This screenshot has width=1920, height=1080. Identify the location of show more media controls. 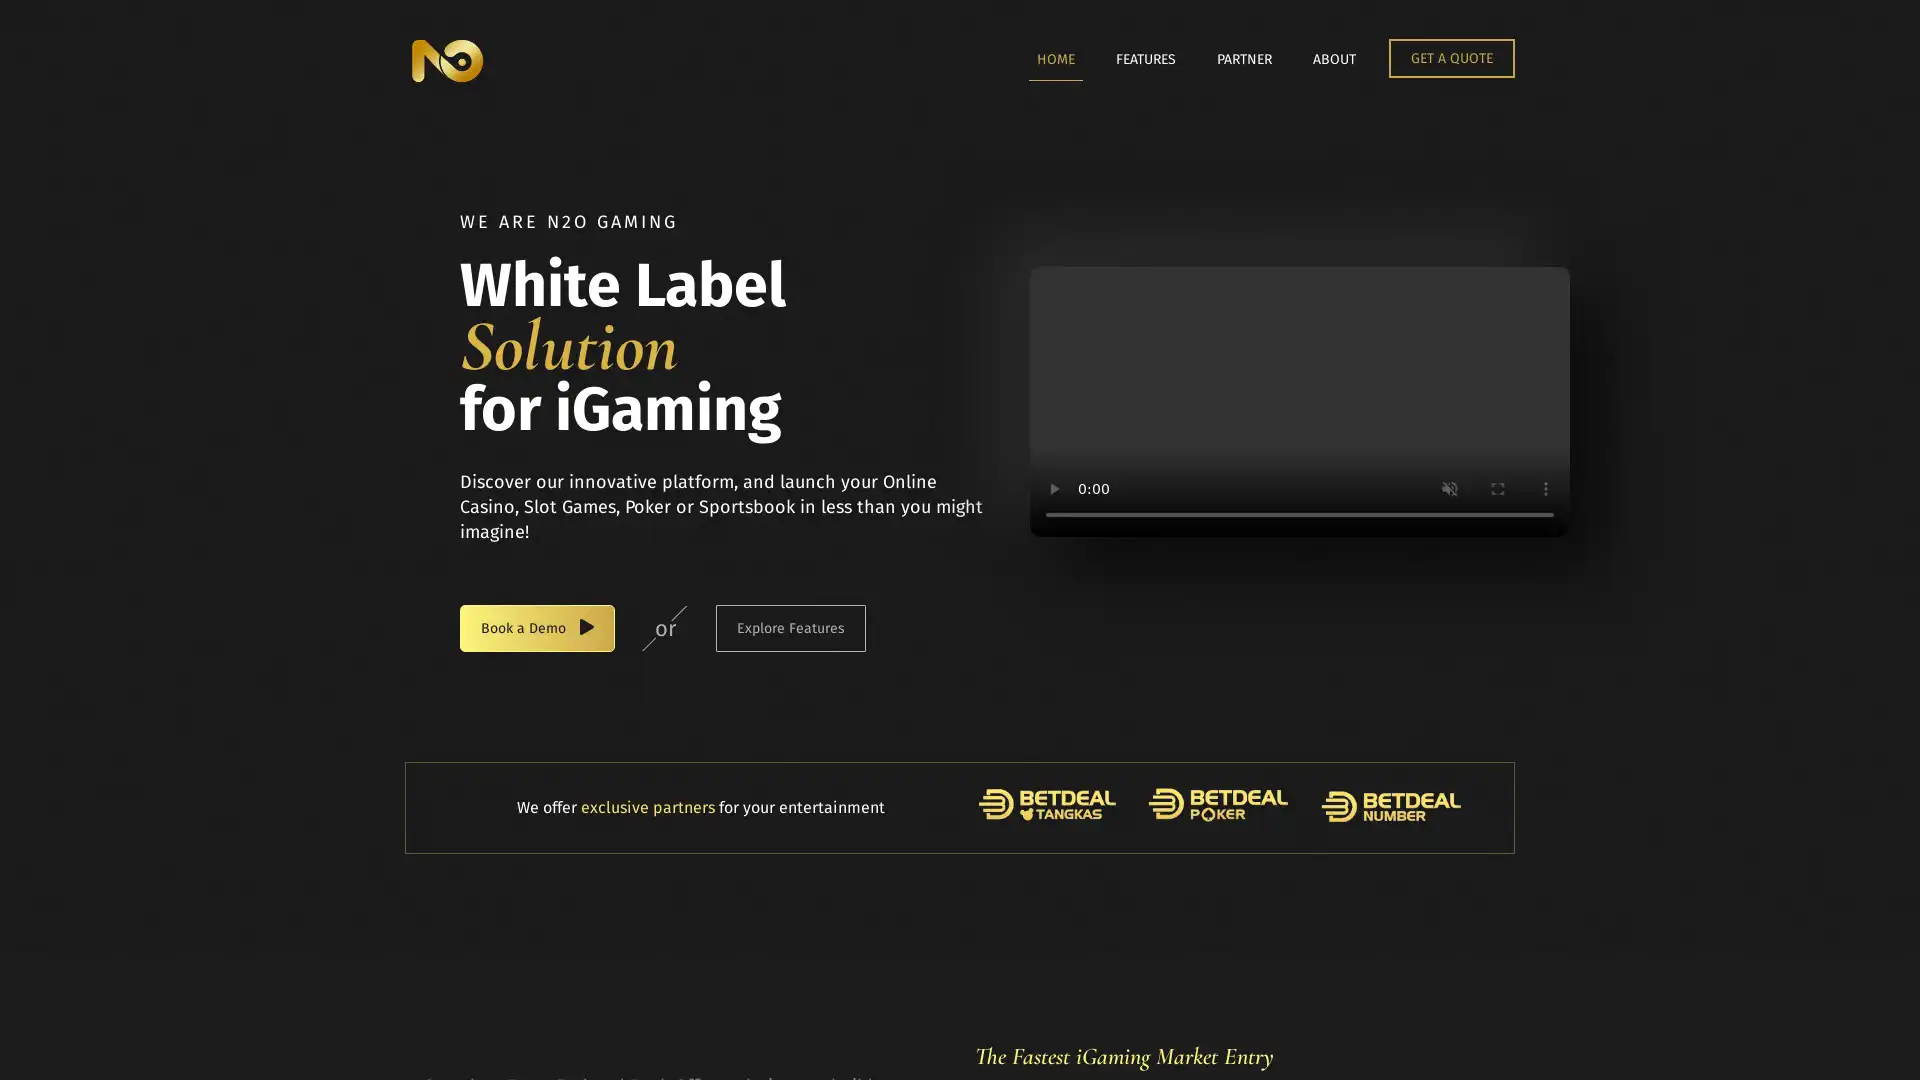
(1544, 489).